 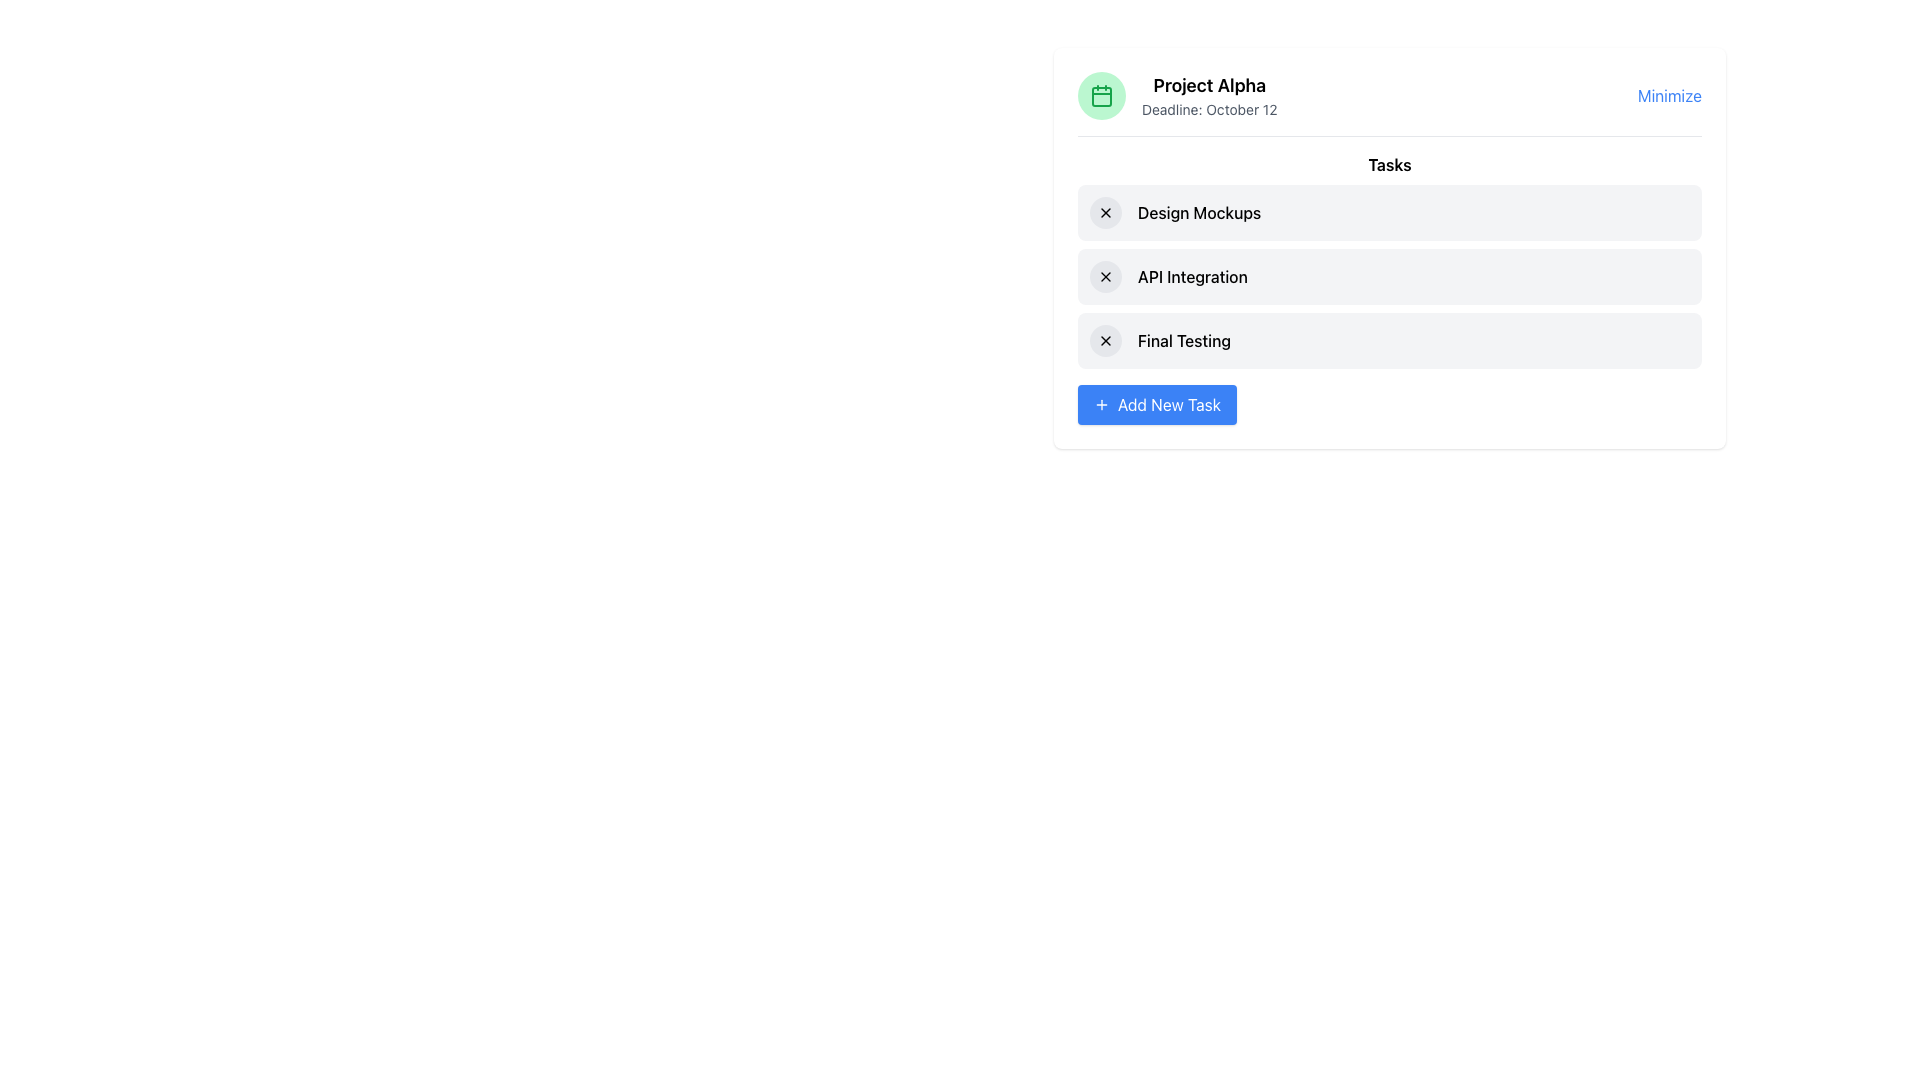 What do you see at coordinates (1101, 96) in the screenshot?
I see `the calendar icon, which is visually represented inside a circular green background, located above the text 'Project Alpha' and 'Deadline: October 12'` at bounding box center [1101, 96].